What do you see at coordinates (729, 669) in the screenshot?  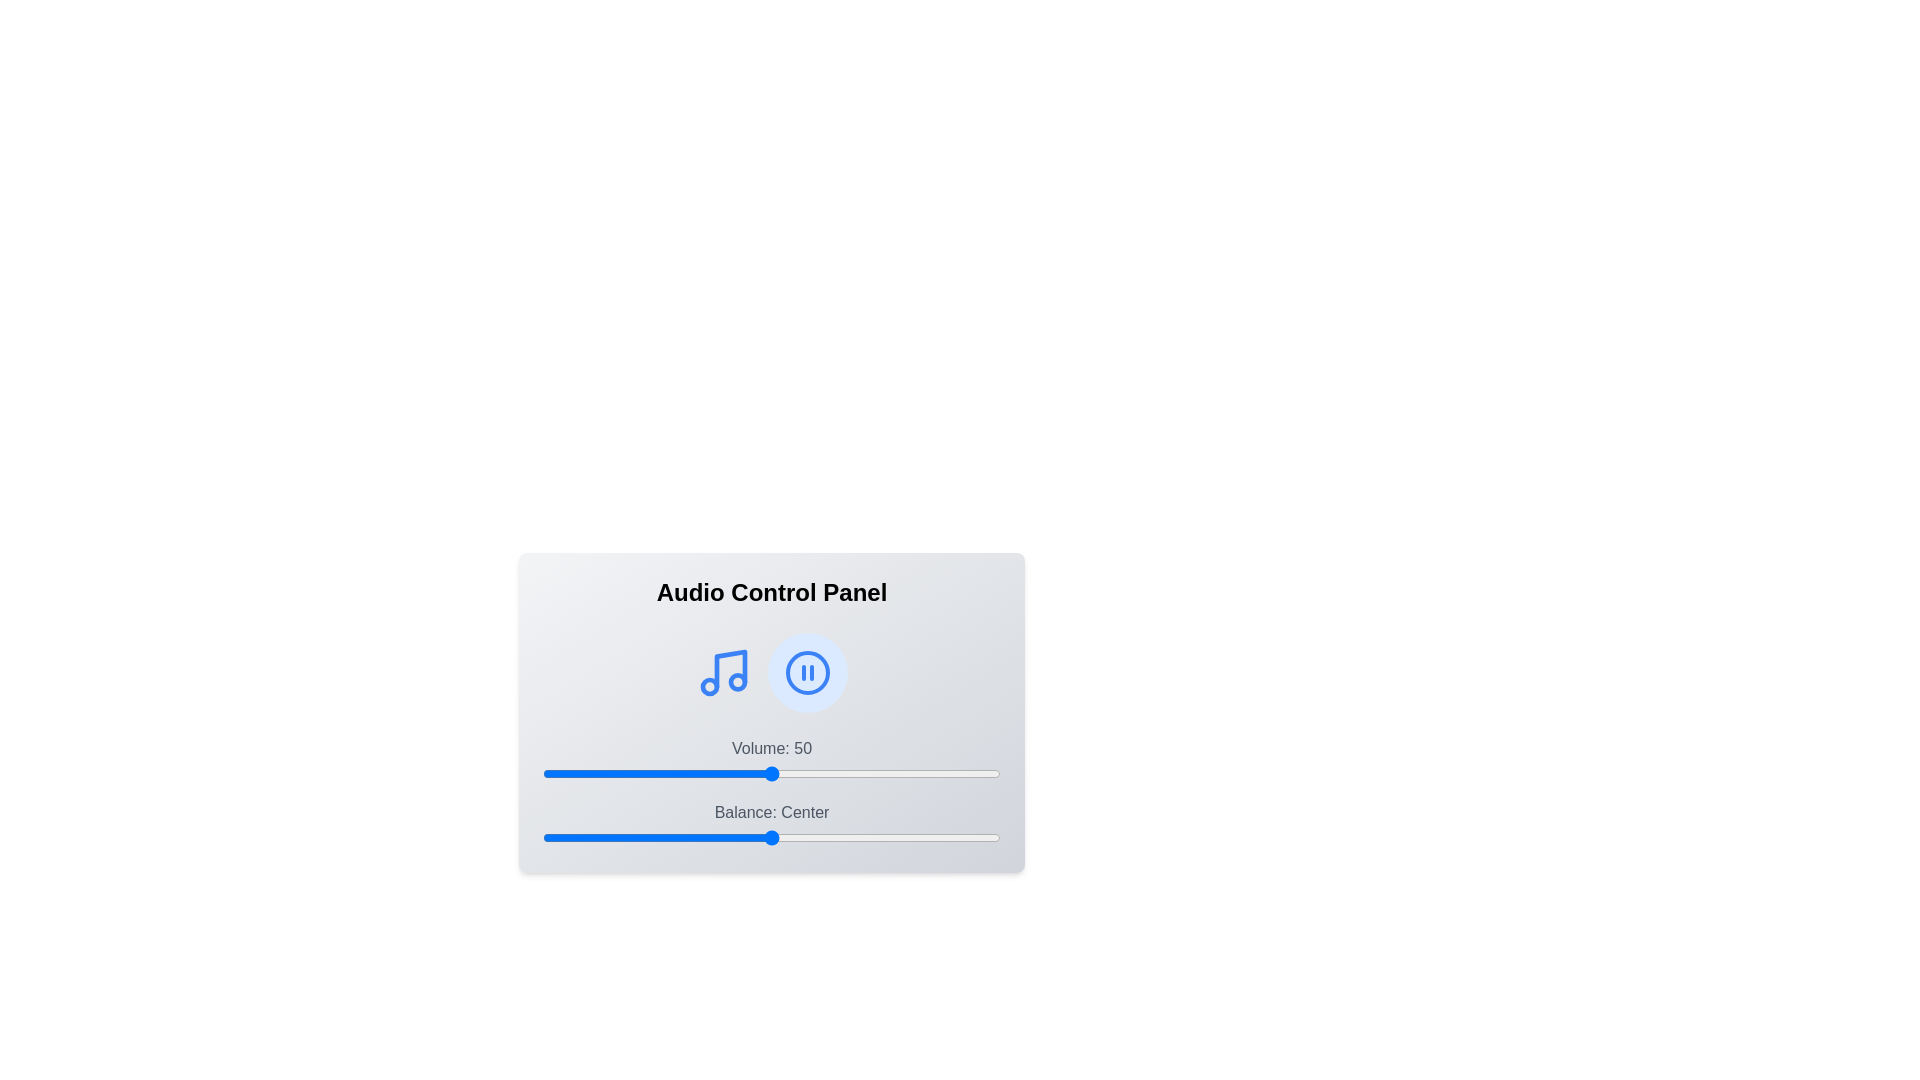 I see `the musical note icon located in the Audio Control Panel, which serves as a visual indicator for music functionality` at bounding box center [729, 669].